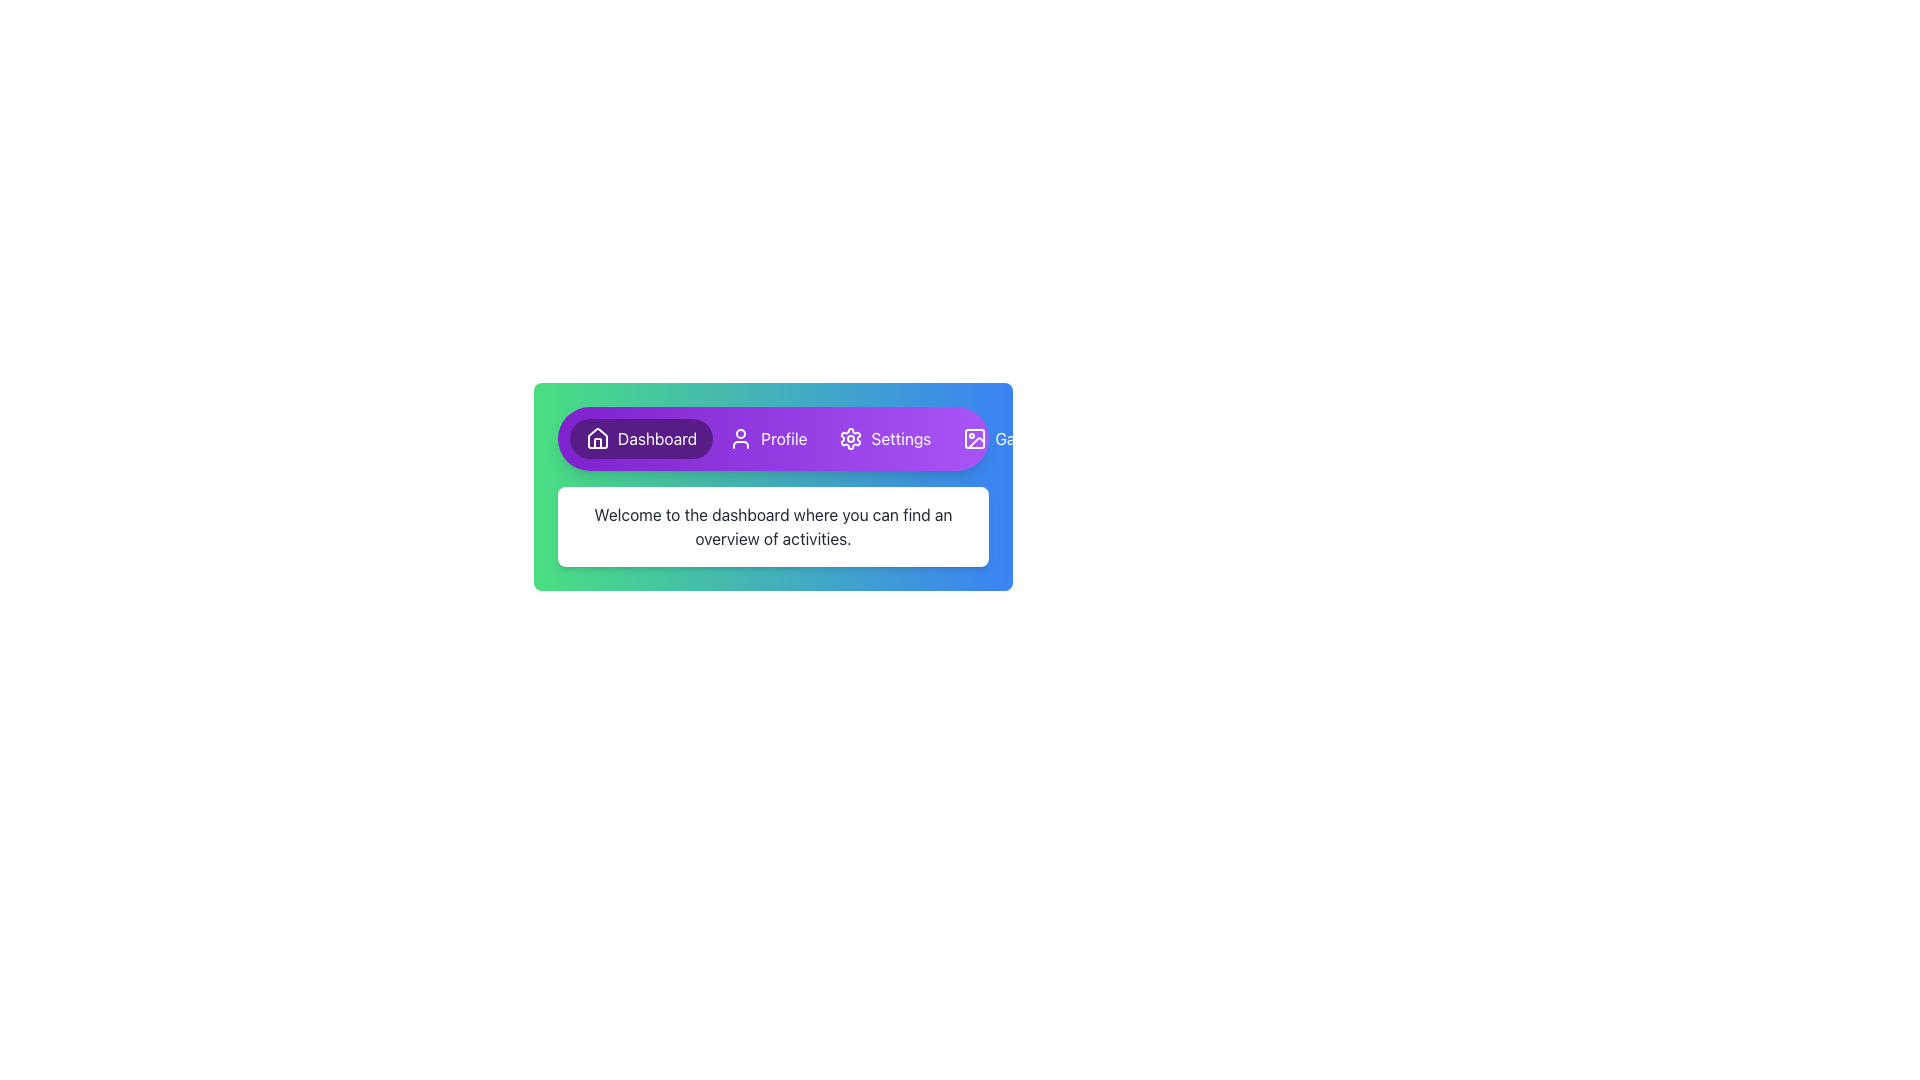 This screenshot has height=1080, width=1920. Describe the element at coordinates (739, 438) in the screenshot. I see `the 'Profile' icon located in the top navigation bar, which is the second item from the left` at that location.